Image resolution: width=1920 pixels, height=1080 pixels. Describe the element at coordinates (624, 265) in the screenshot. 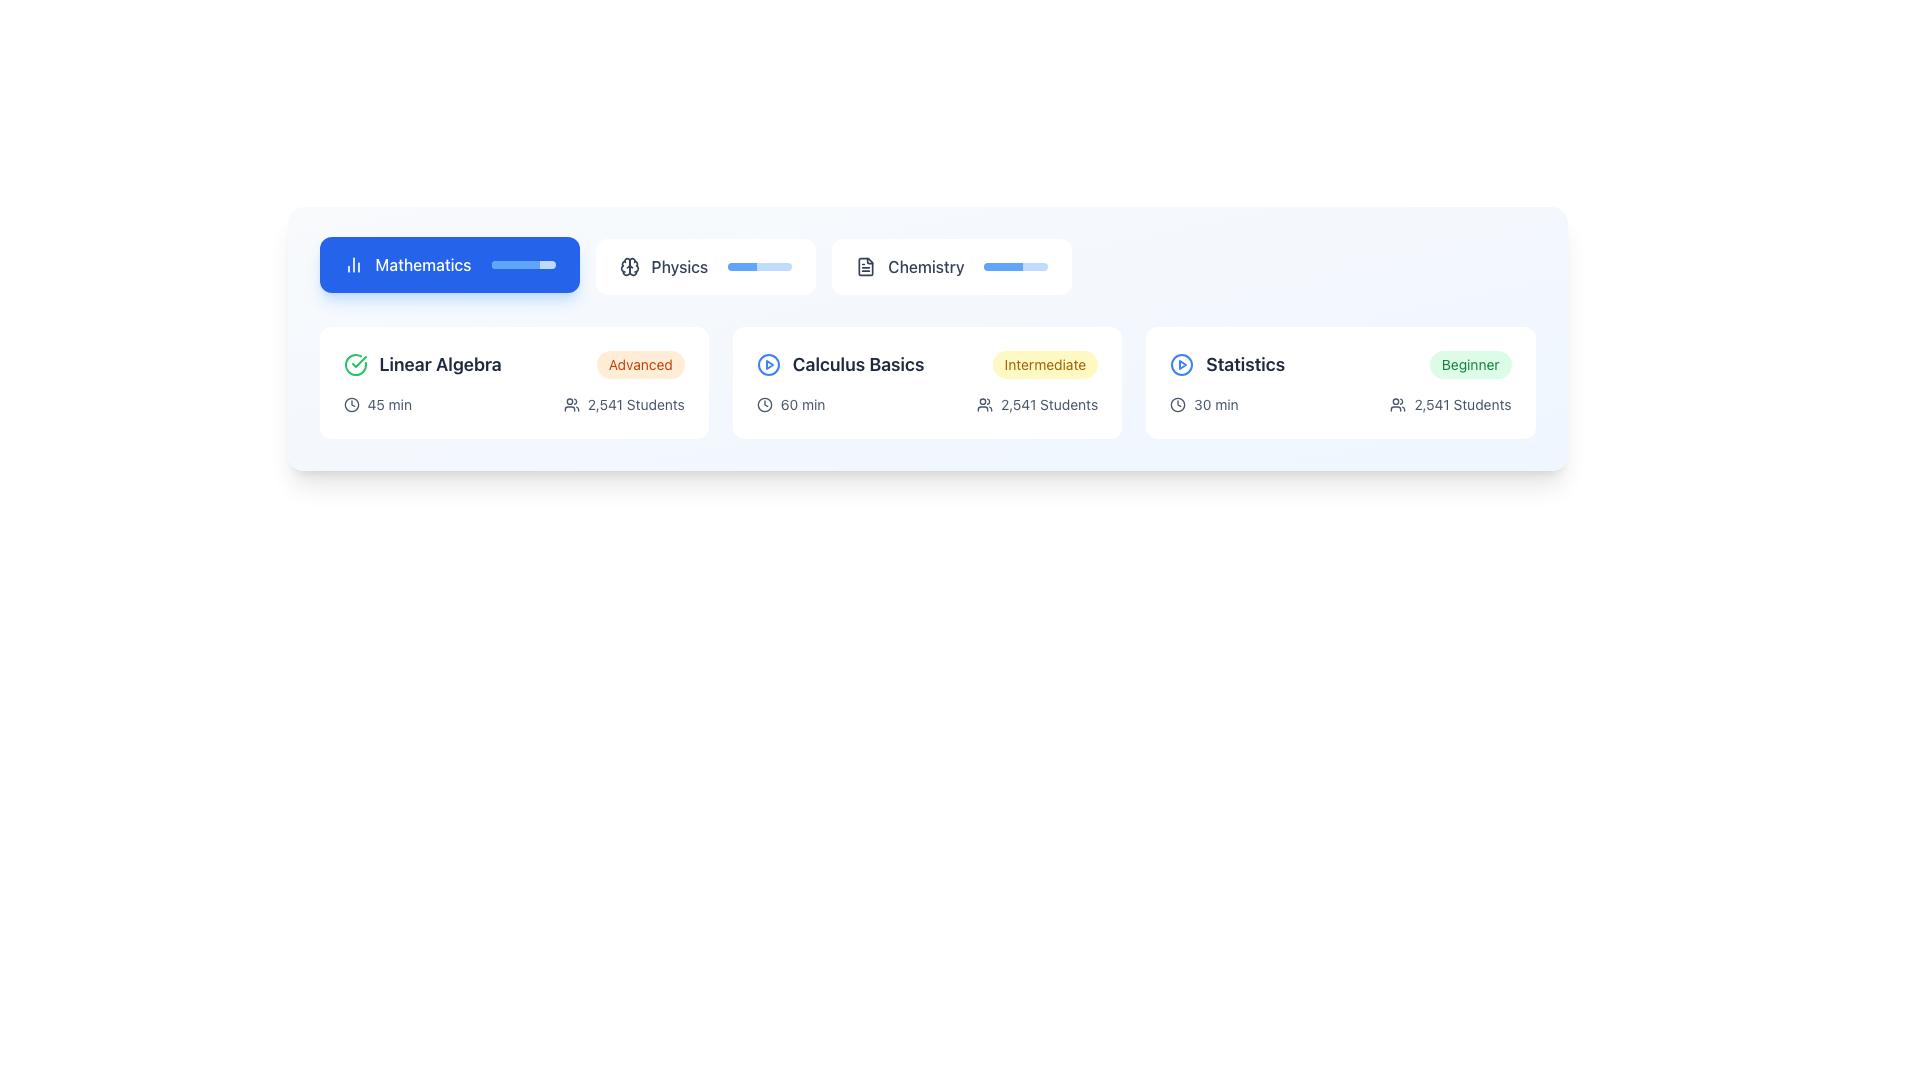

I see `the SVG graphic element that represents an intellectual or conceptual topic, located between the 'Mathematics' and 'Chemistry' sections` at that location.